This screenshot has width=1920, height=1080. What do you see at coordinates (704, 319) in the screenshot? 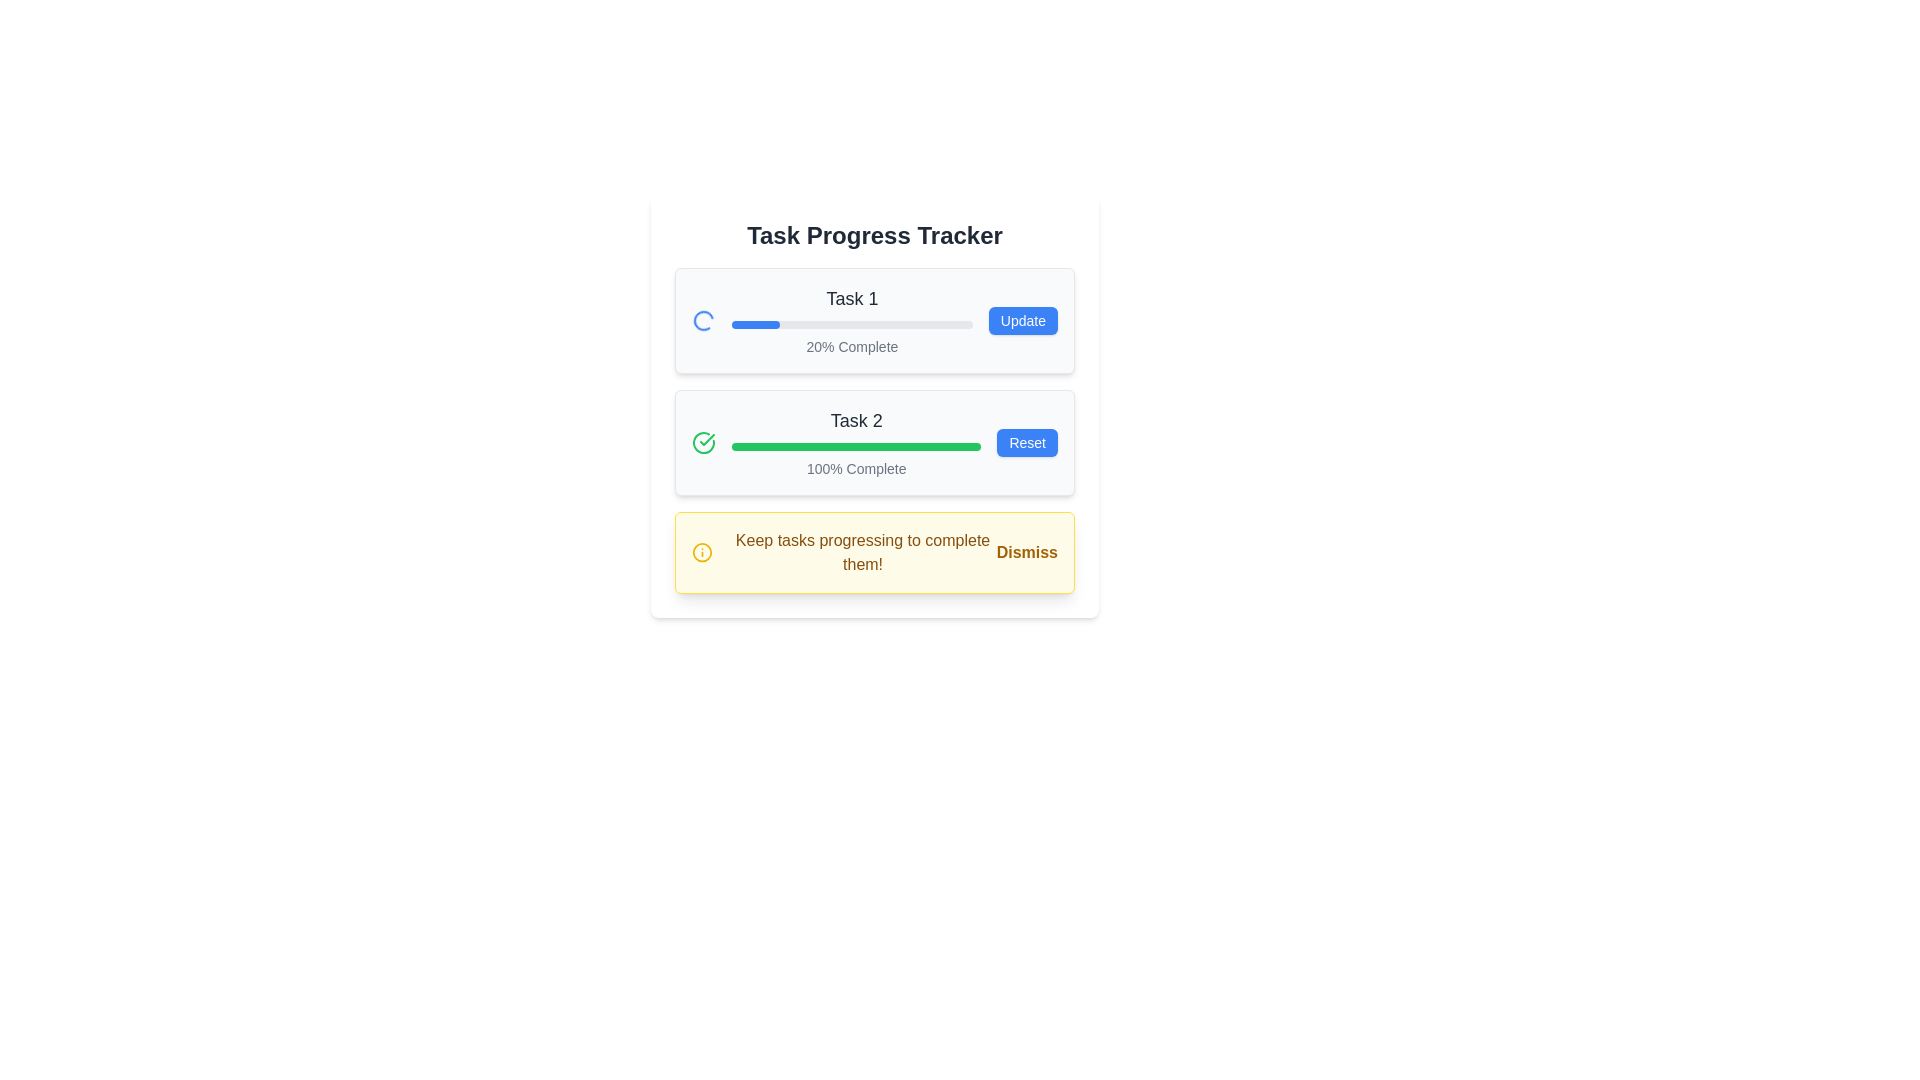
I see `the animation of the Spinner icon located near the left edge of Task 1's row in the Task Progress Tracker, aligned vertically with the 'Task 1' label and progress indicator` at bounding box center [704, 319].